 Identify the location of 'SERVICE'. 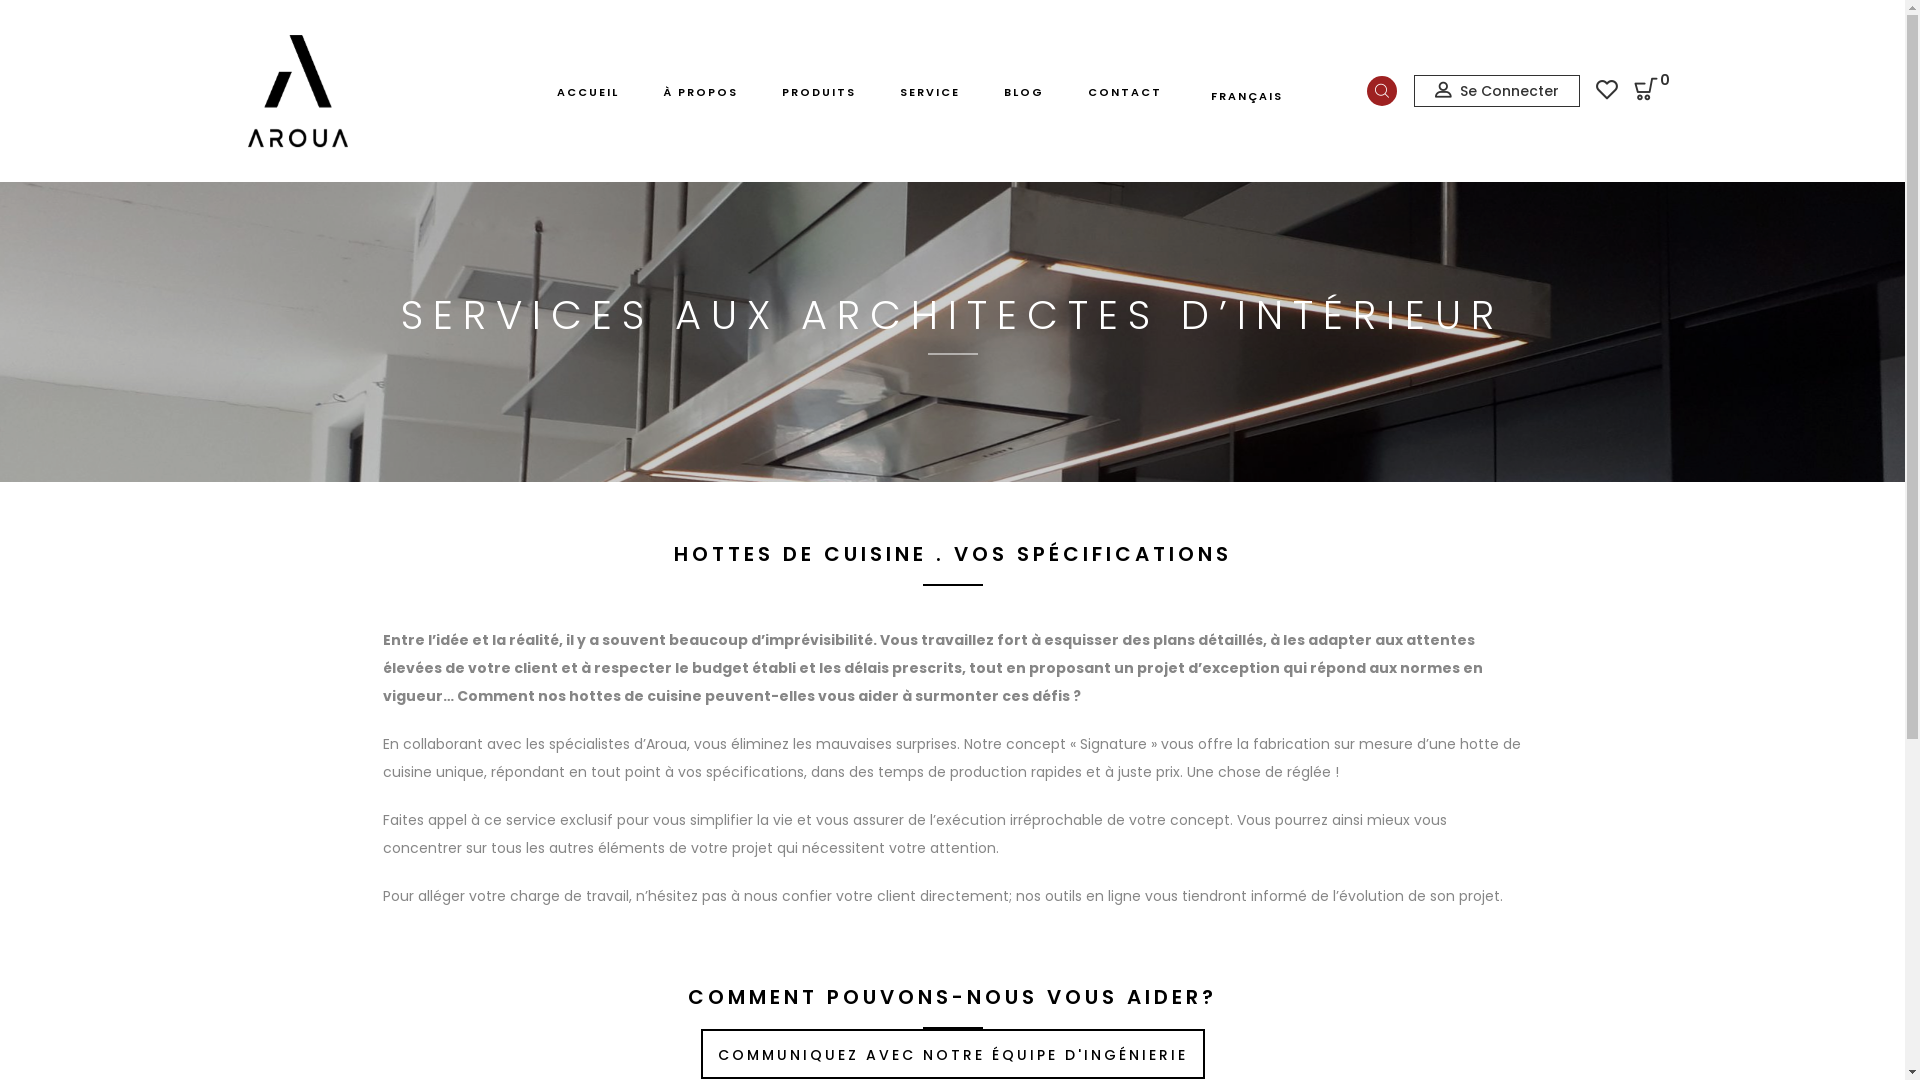
(929, 92).